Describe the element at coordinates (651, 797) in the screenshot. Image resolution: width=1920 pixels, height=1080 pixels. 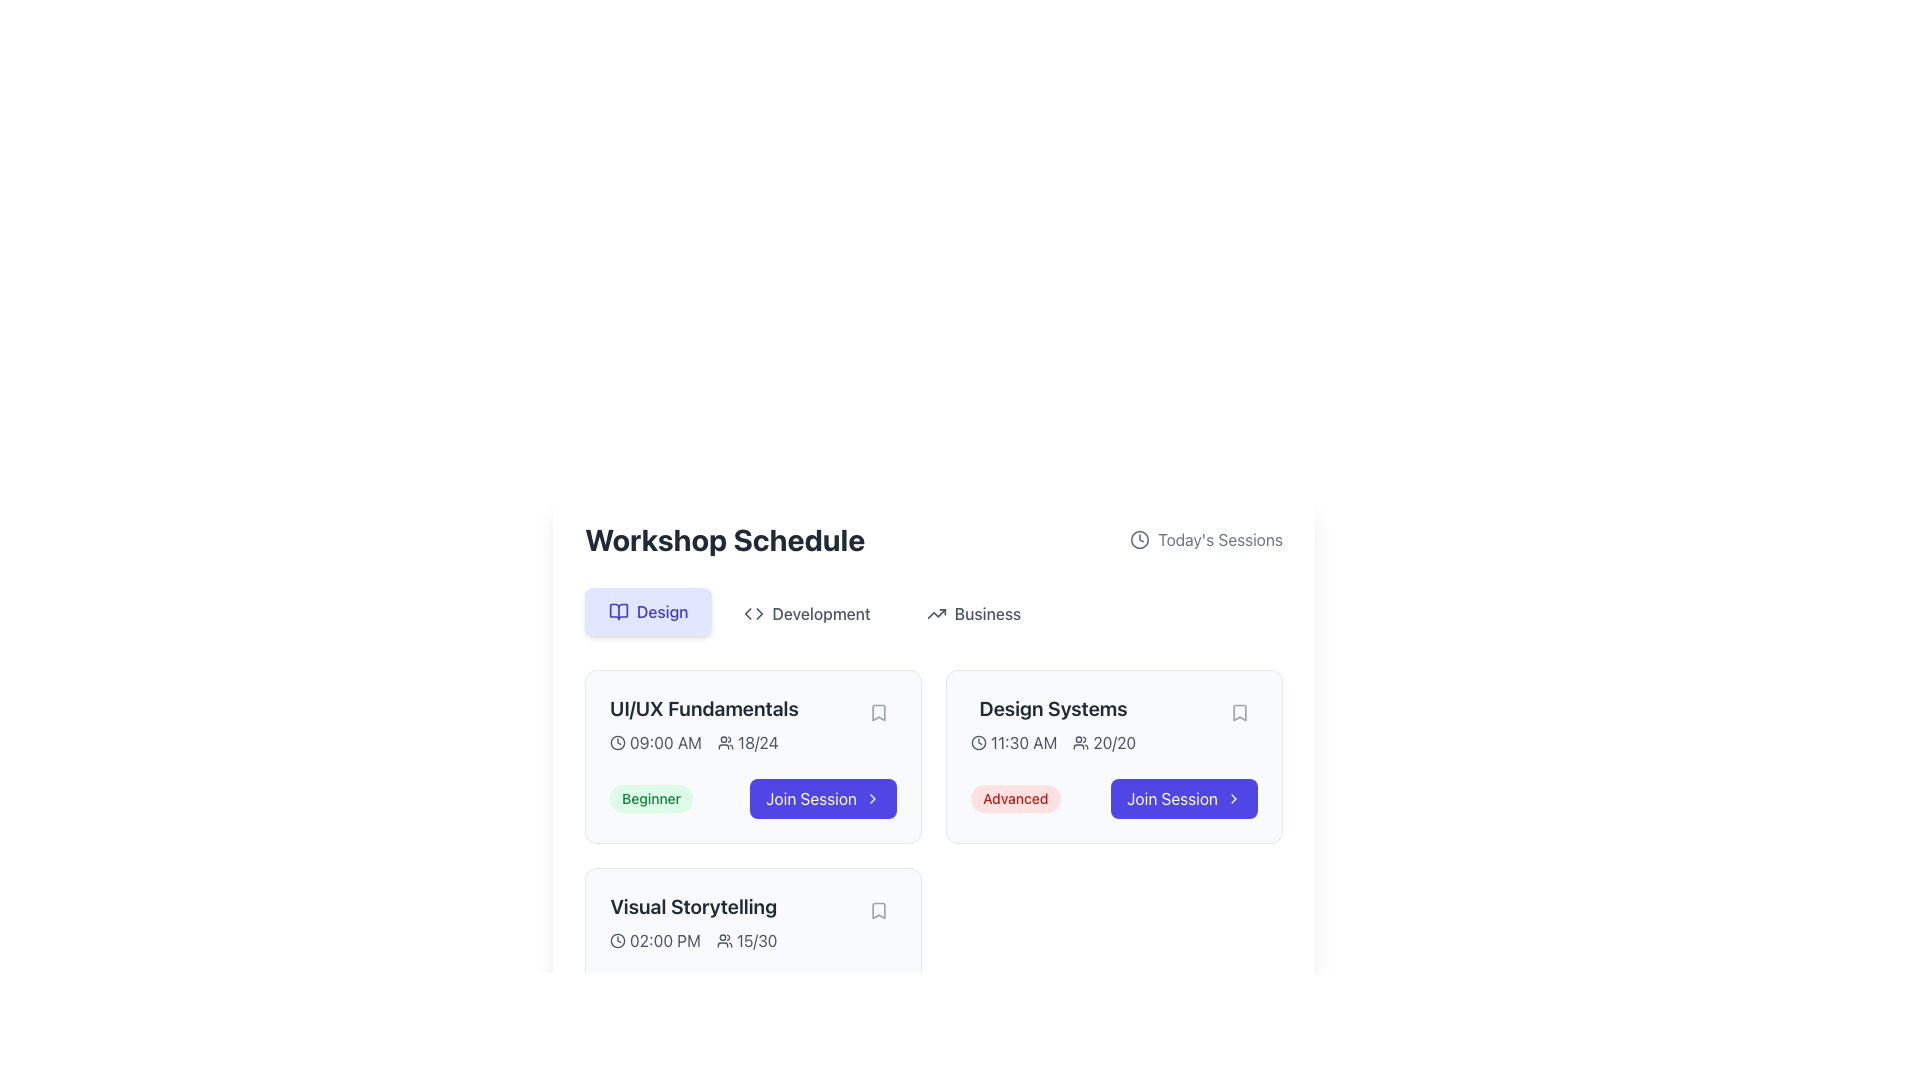
I see `the label with the text 'Beginner', which has a light green background and green font, located in the bottom-left area of the card under 'UI/UX Fundamentals'` at that location.